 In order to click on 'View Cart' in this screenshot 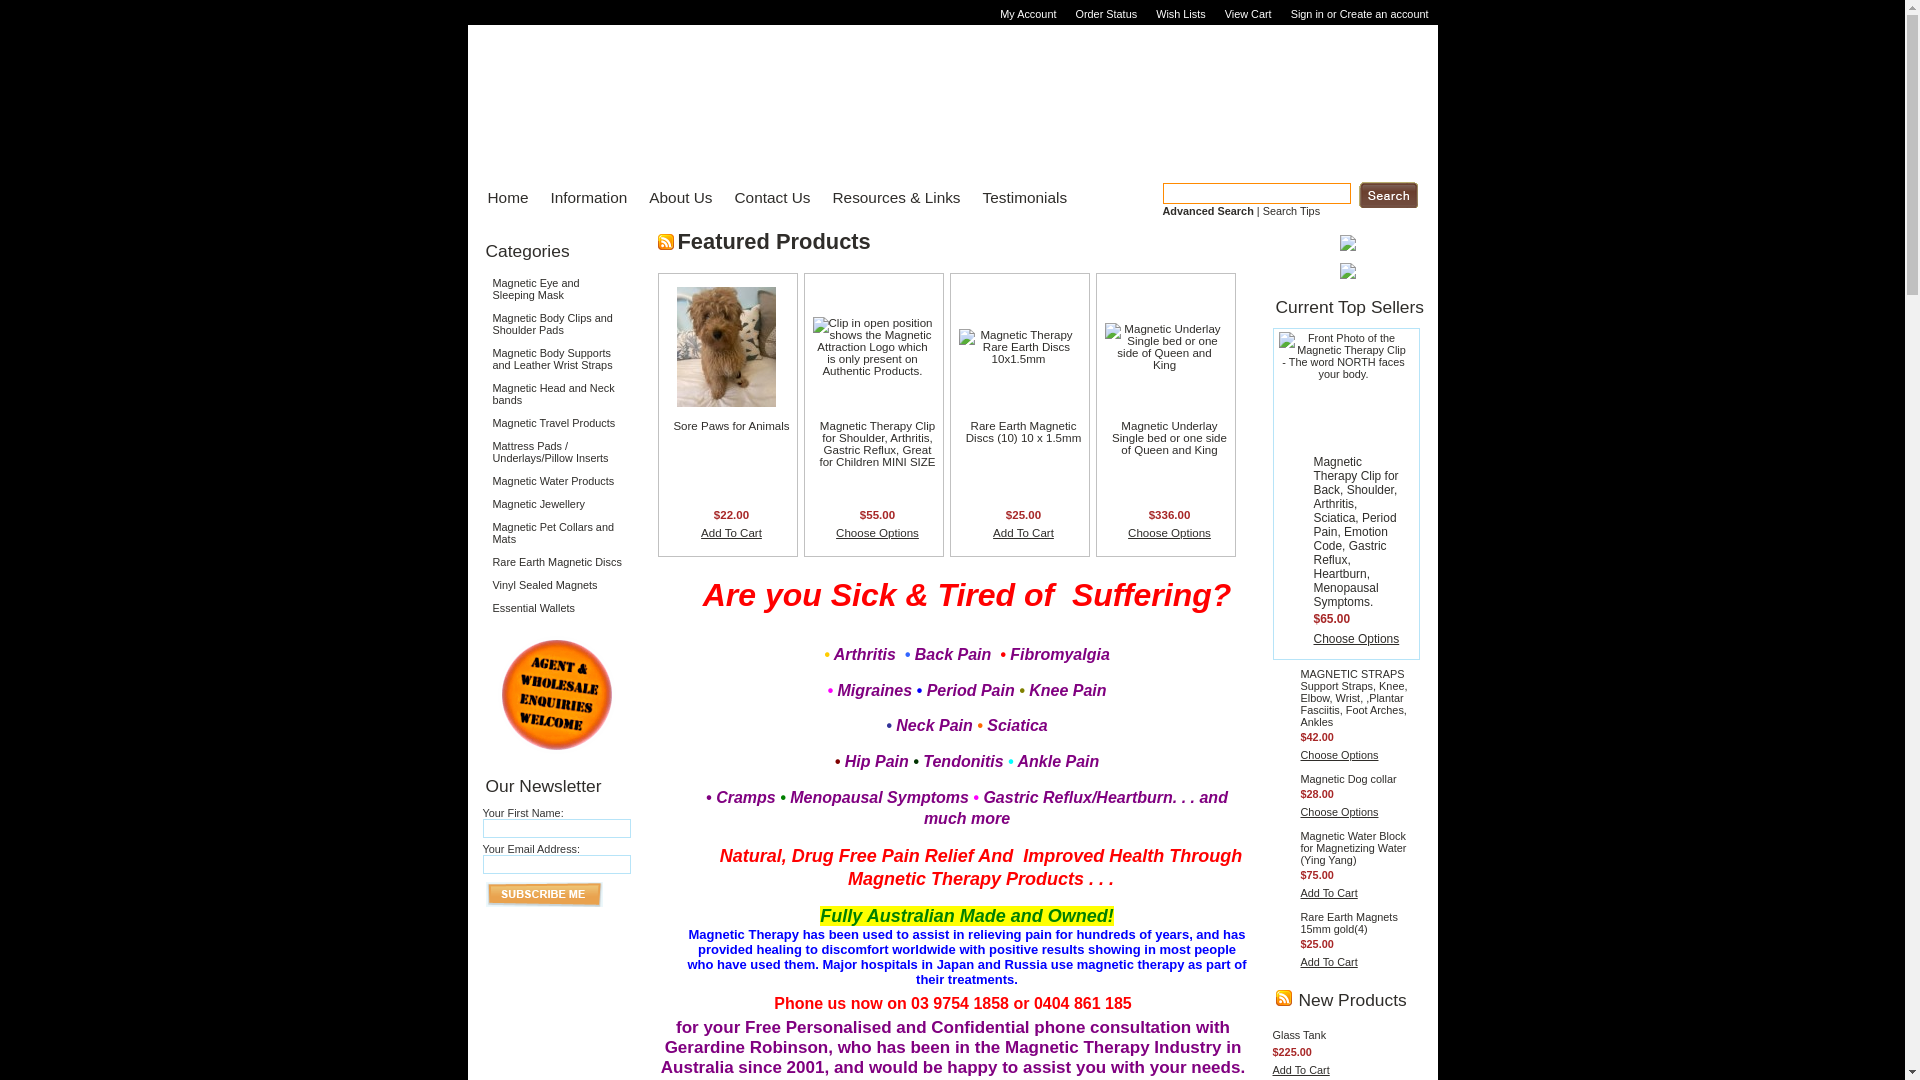, I will do `click(1250, 14)`.